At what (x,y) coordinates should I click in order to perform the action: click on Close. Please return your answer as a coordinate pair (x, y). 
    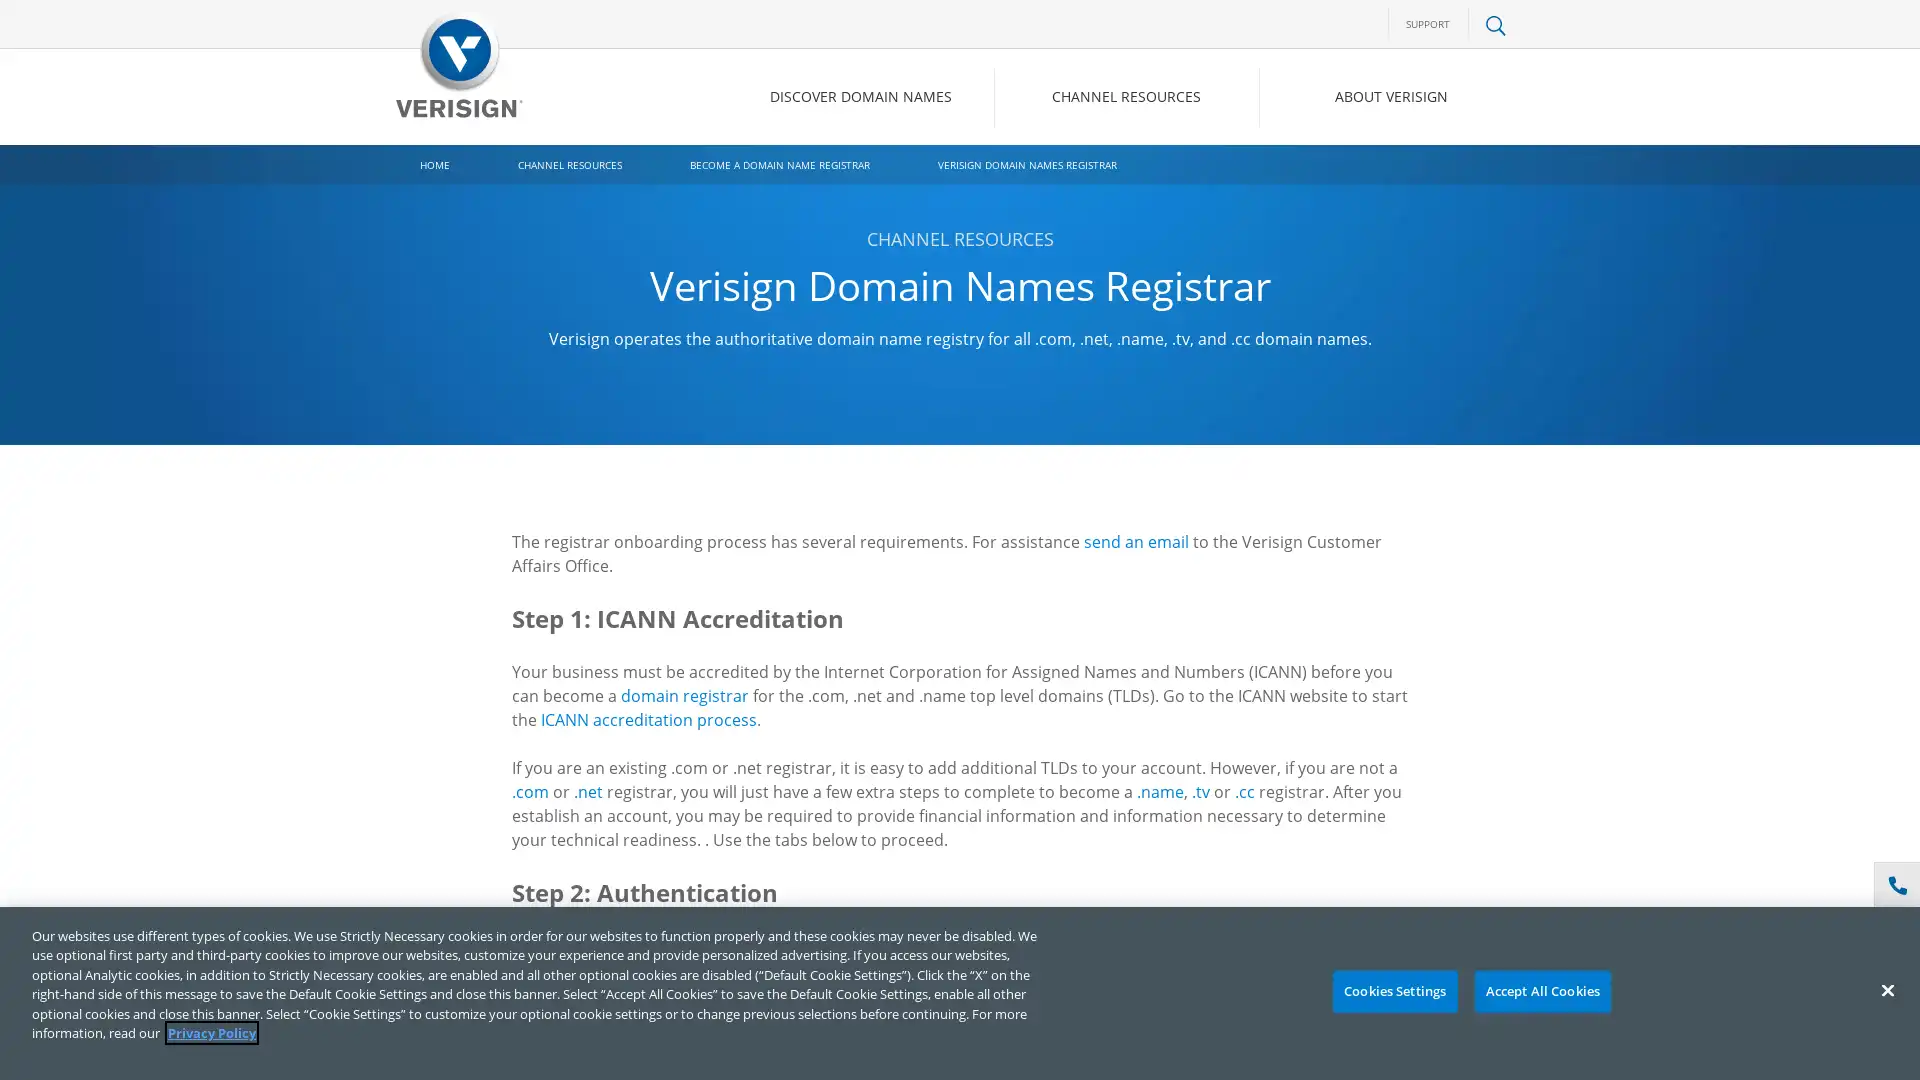
    Looking at the image, I should click on (1886, 990).